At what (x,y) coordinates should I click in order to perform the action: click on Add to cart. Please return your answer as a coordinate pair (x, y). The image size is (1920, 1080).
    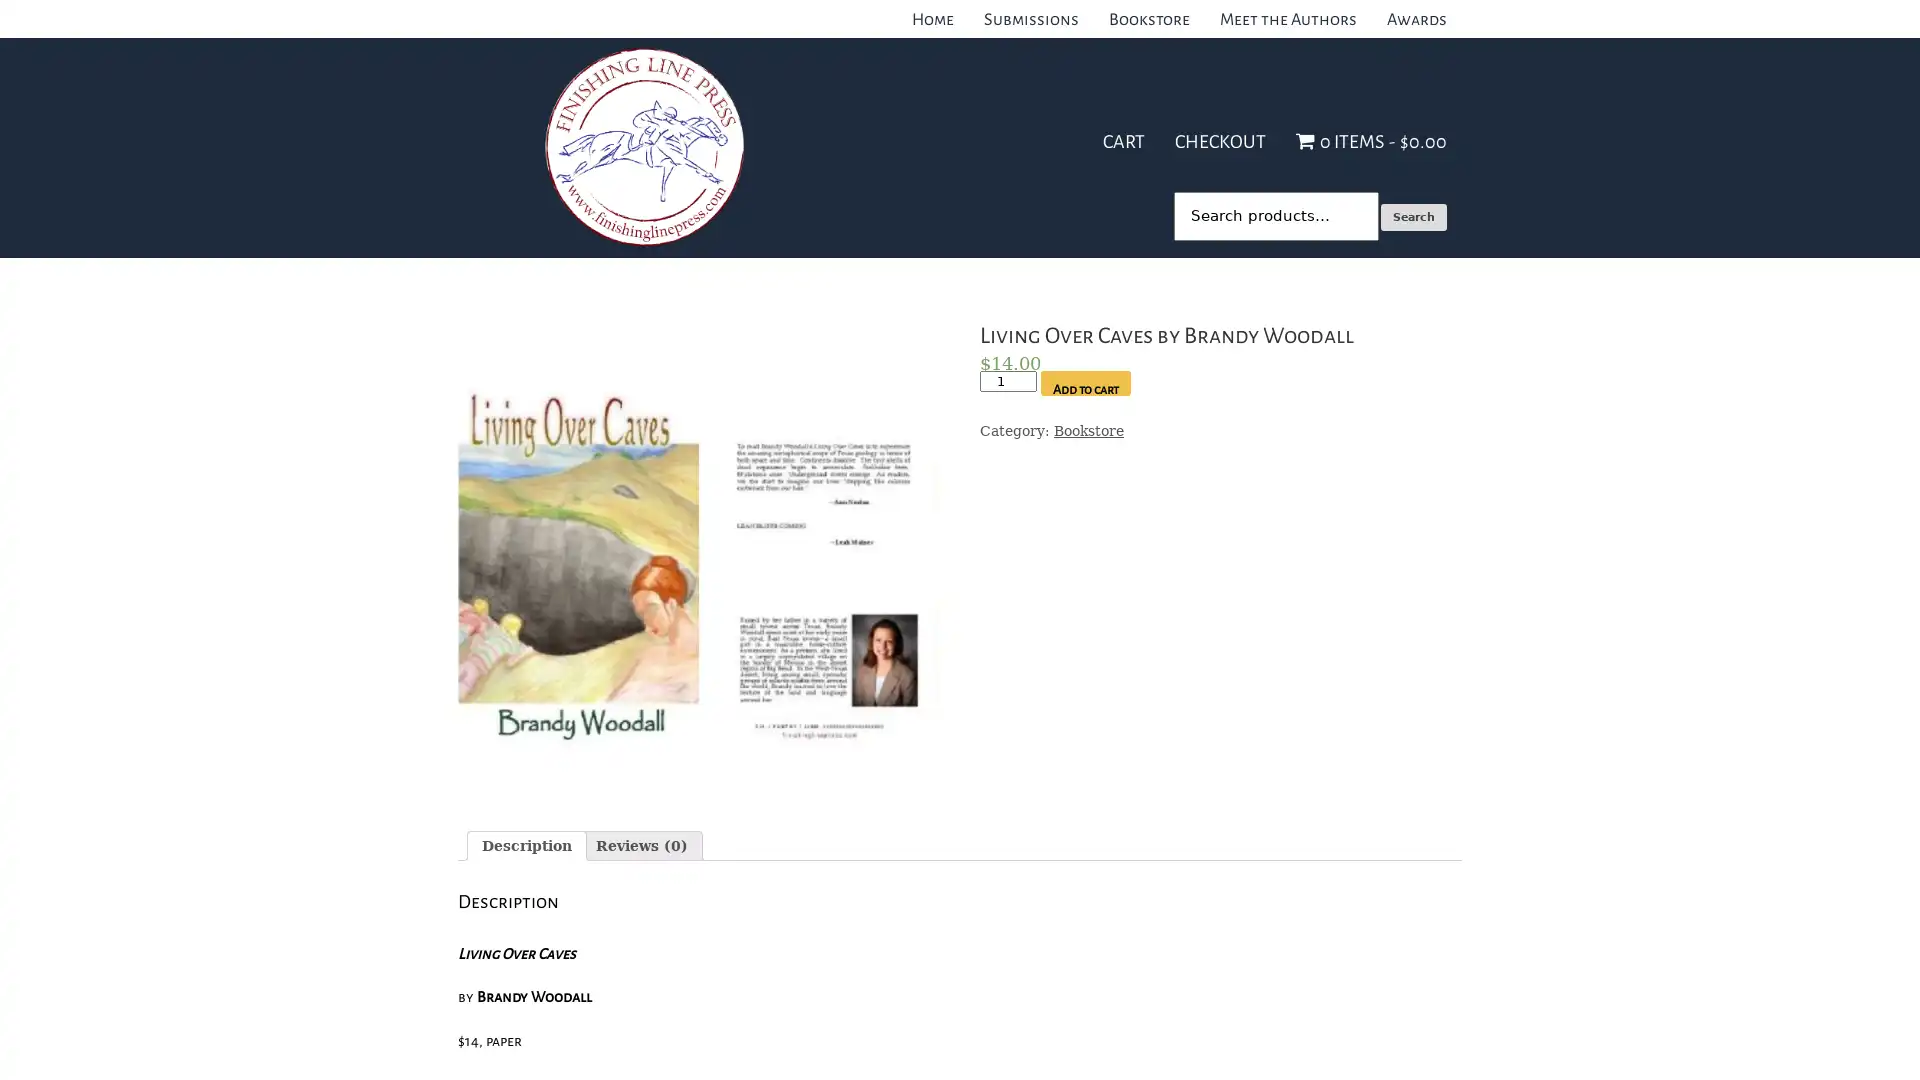
    Looking at the image, I should click on (1083, 383).